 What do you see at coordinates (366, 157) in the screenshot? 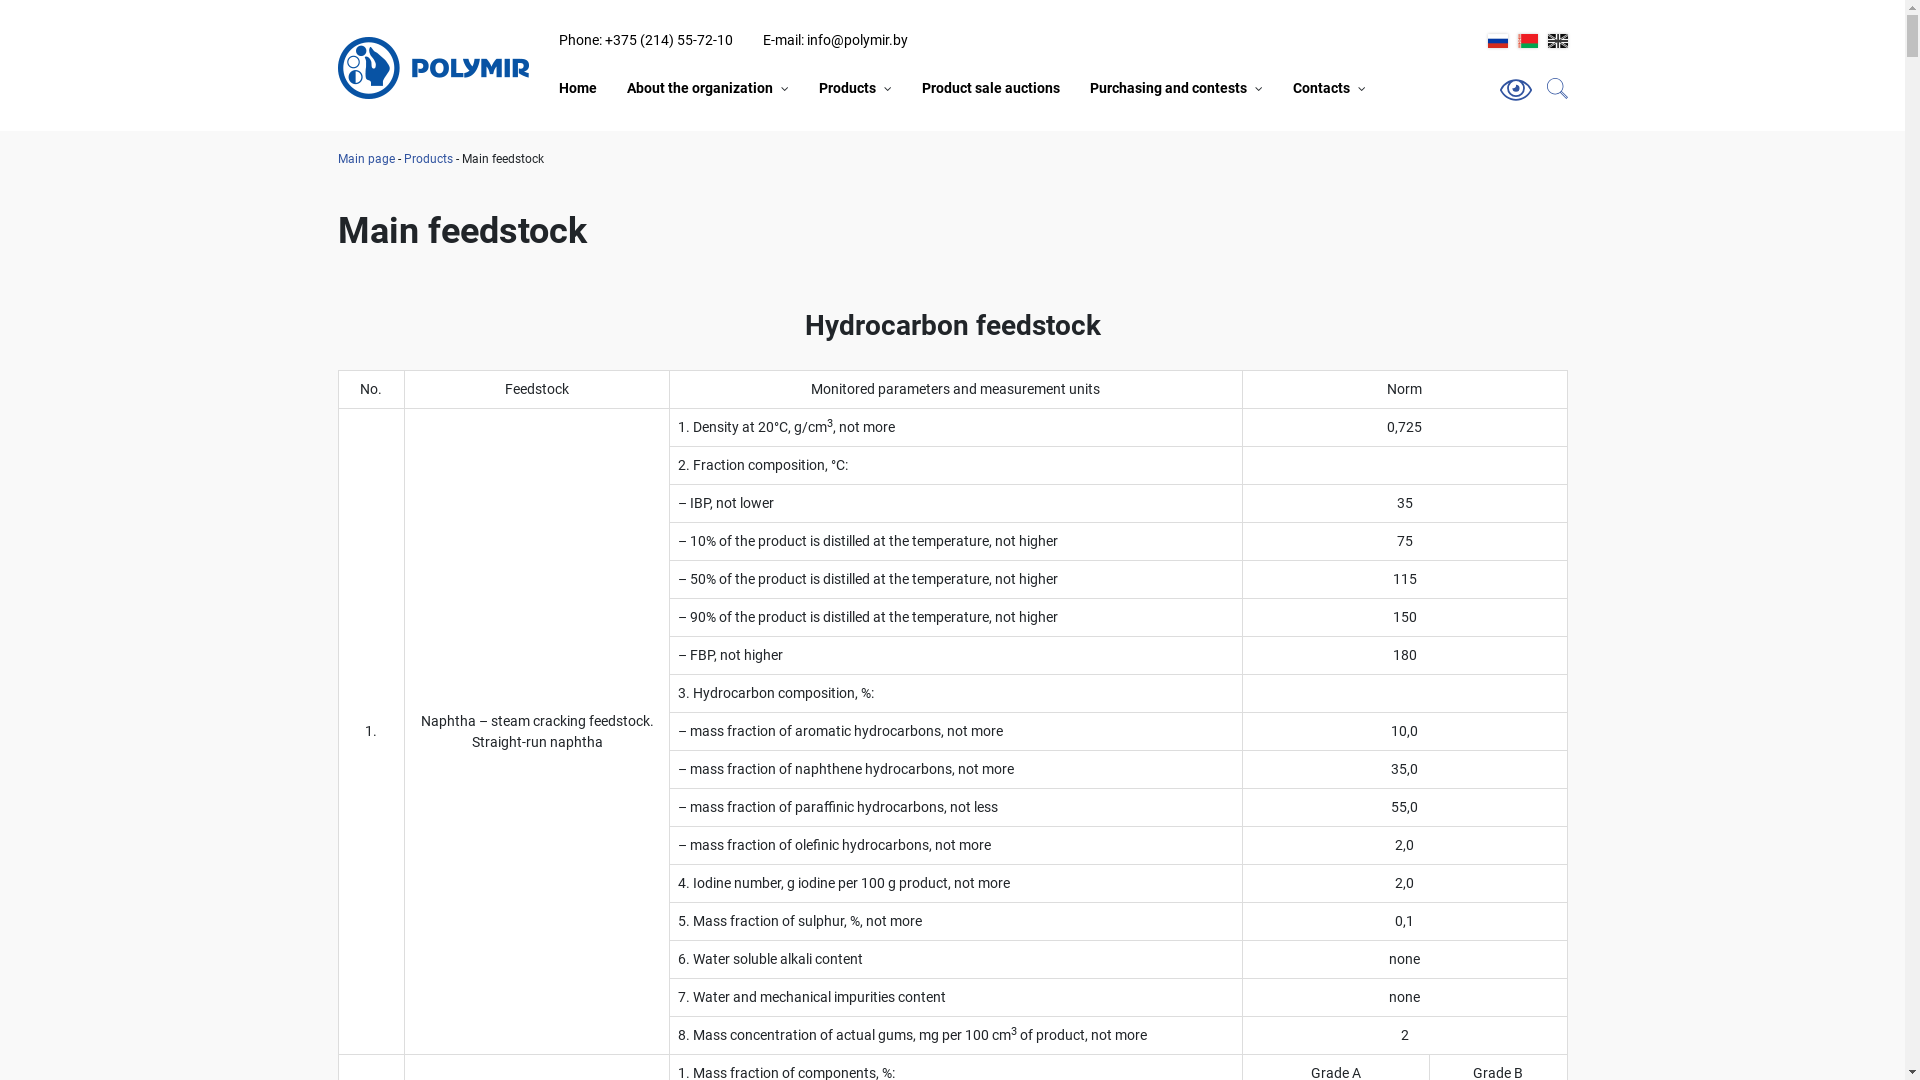
I see `'Main page'` at bounding box center [366, 157].